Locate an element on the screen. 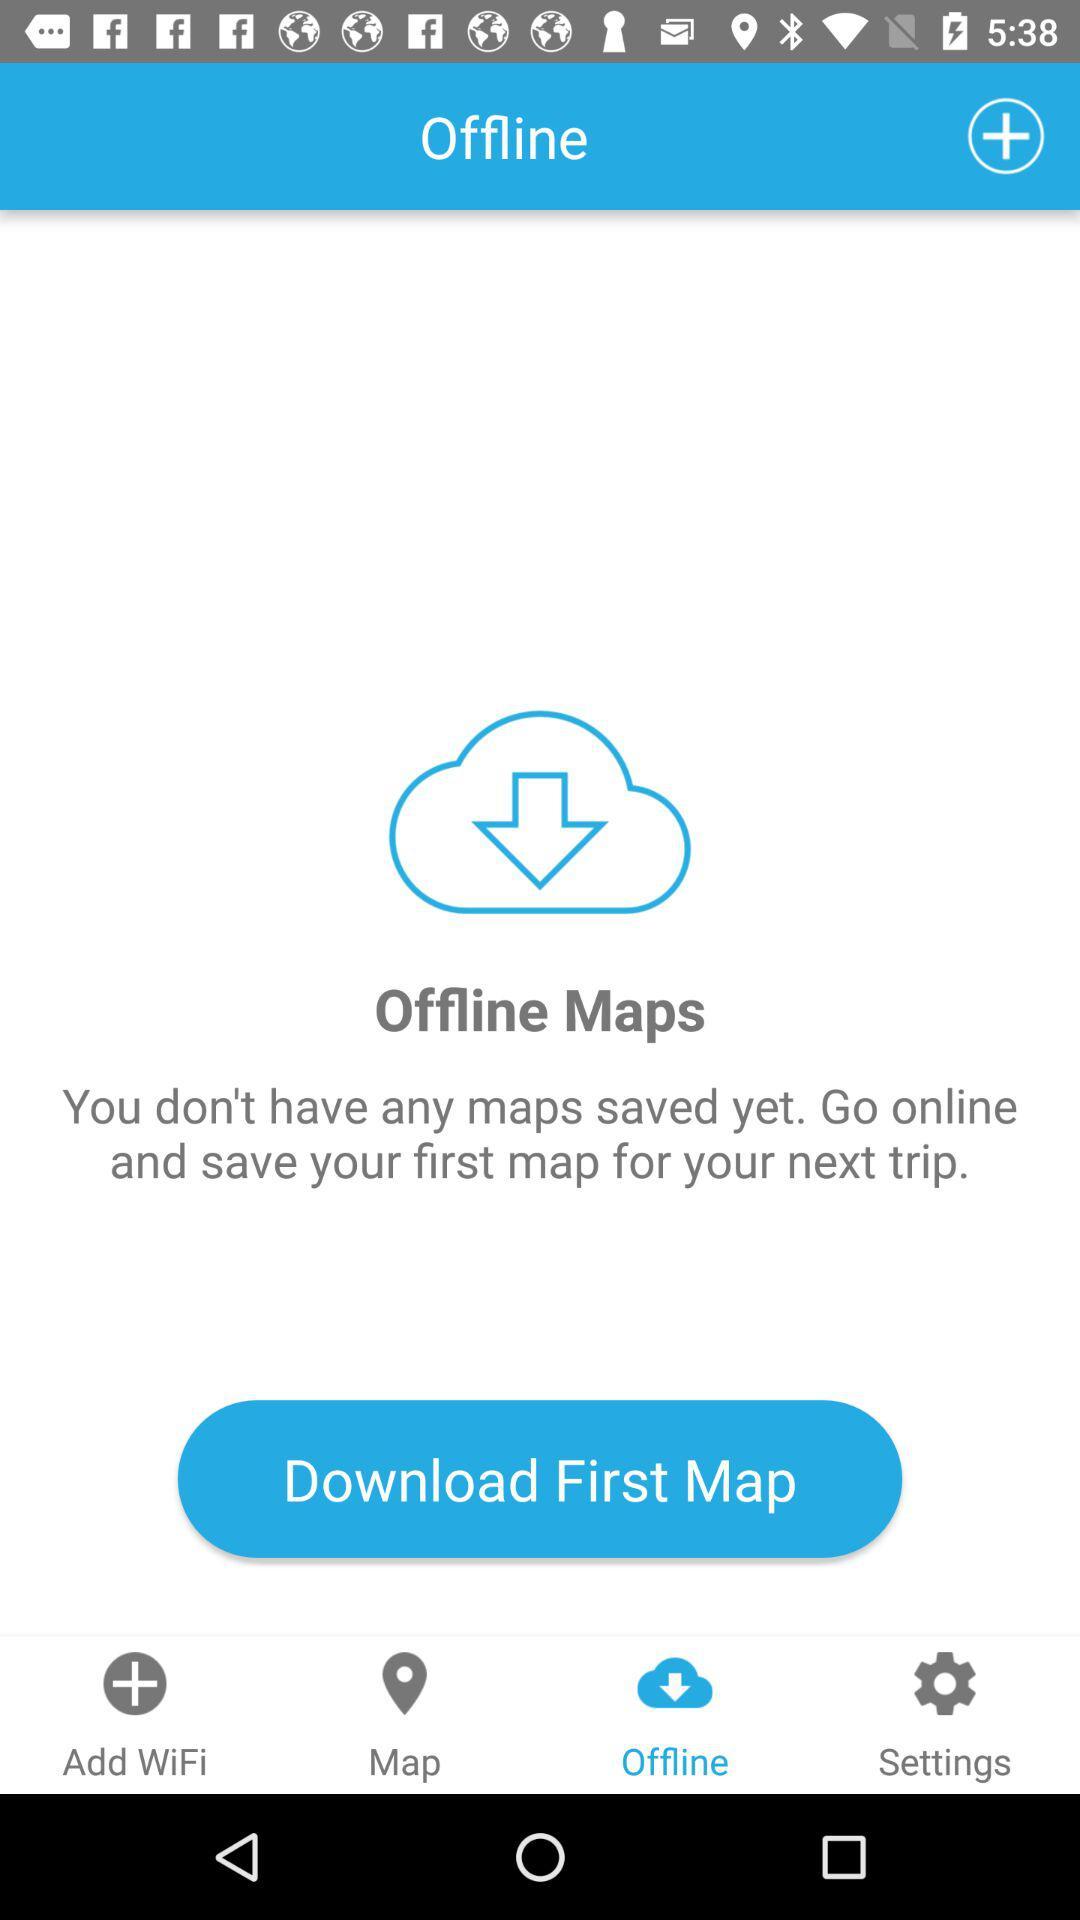 The width and height of the screenshot is (1080, 1920). settings icon is located at coordinates (945, 1714).